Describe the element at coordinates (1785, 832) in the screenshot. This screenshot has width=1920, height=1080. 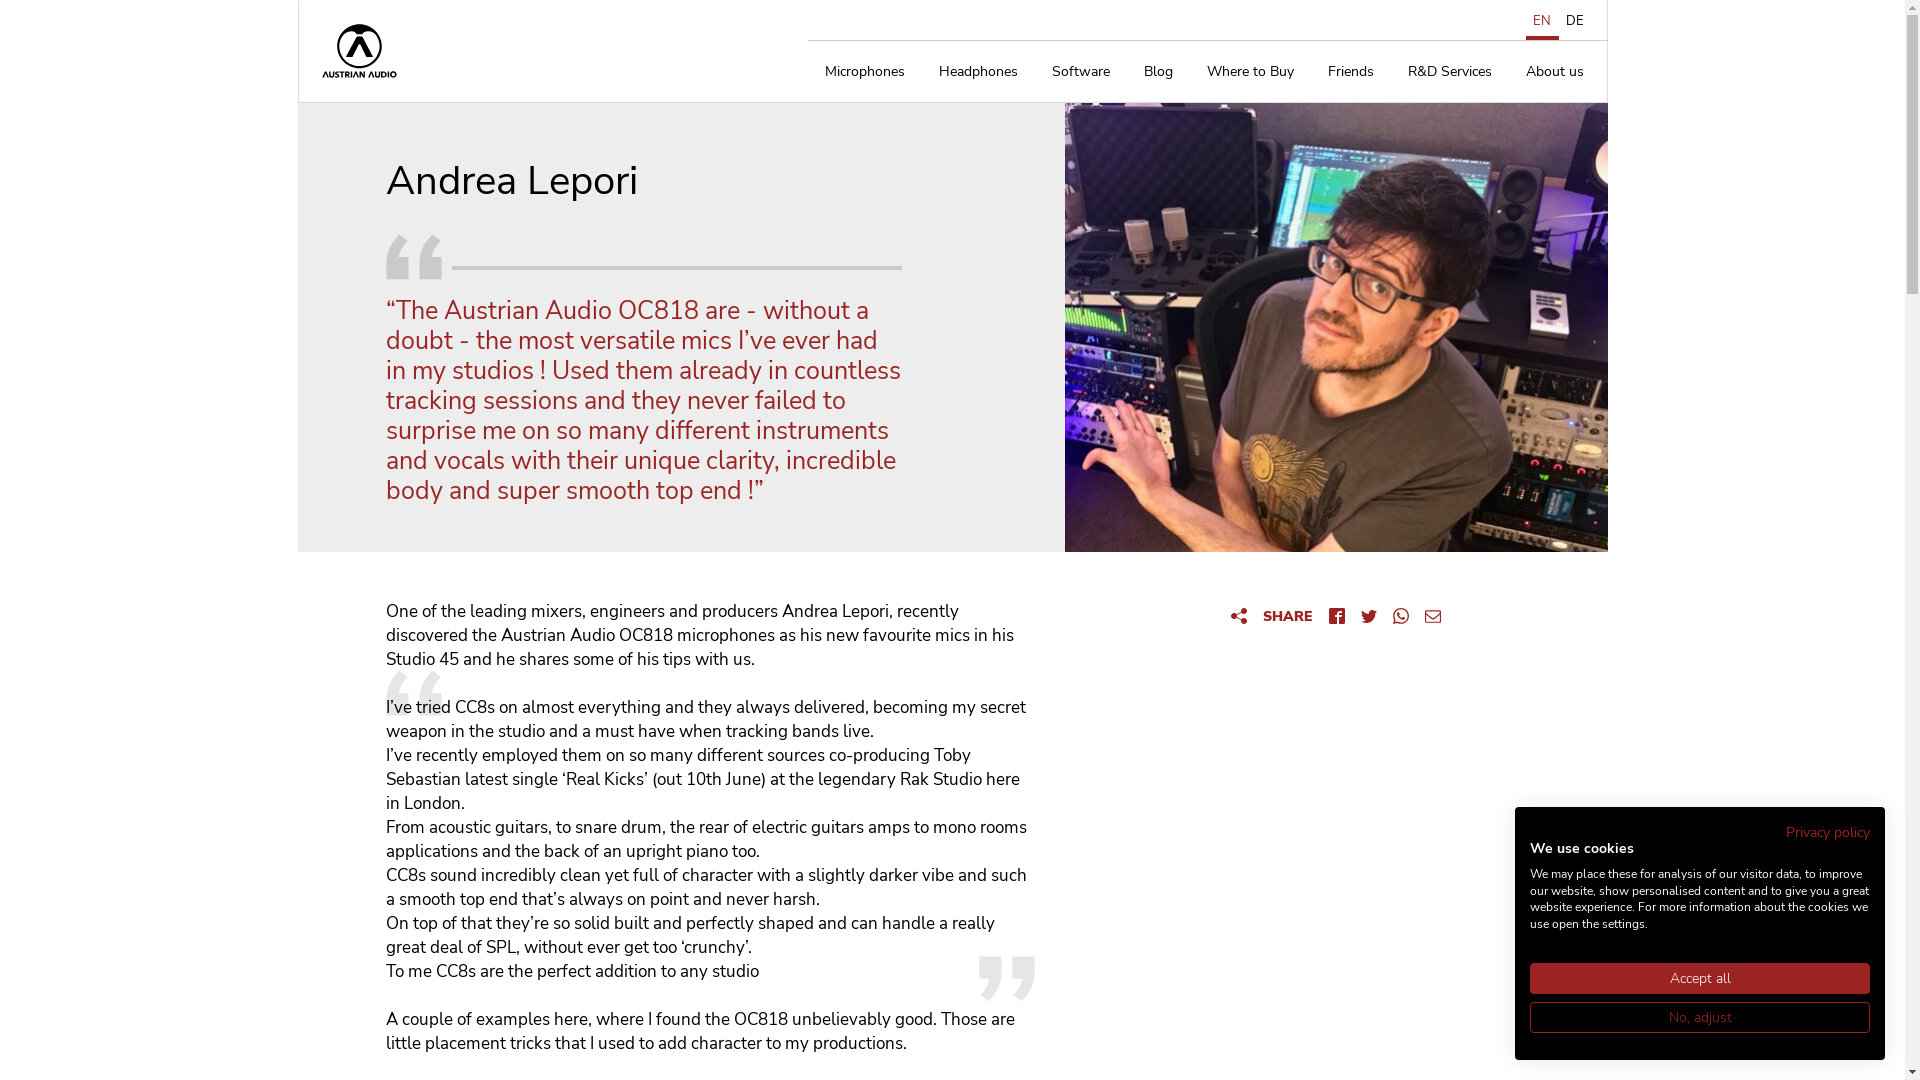
I see `'Privacy policy'` at that location.